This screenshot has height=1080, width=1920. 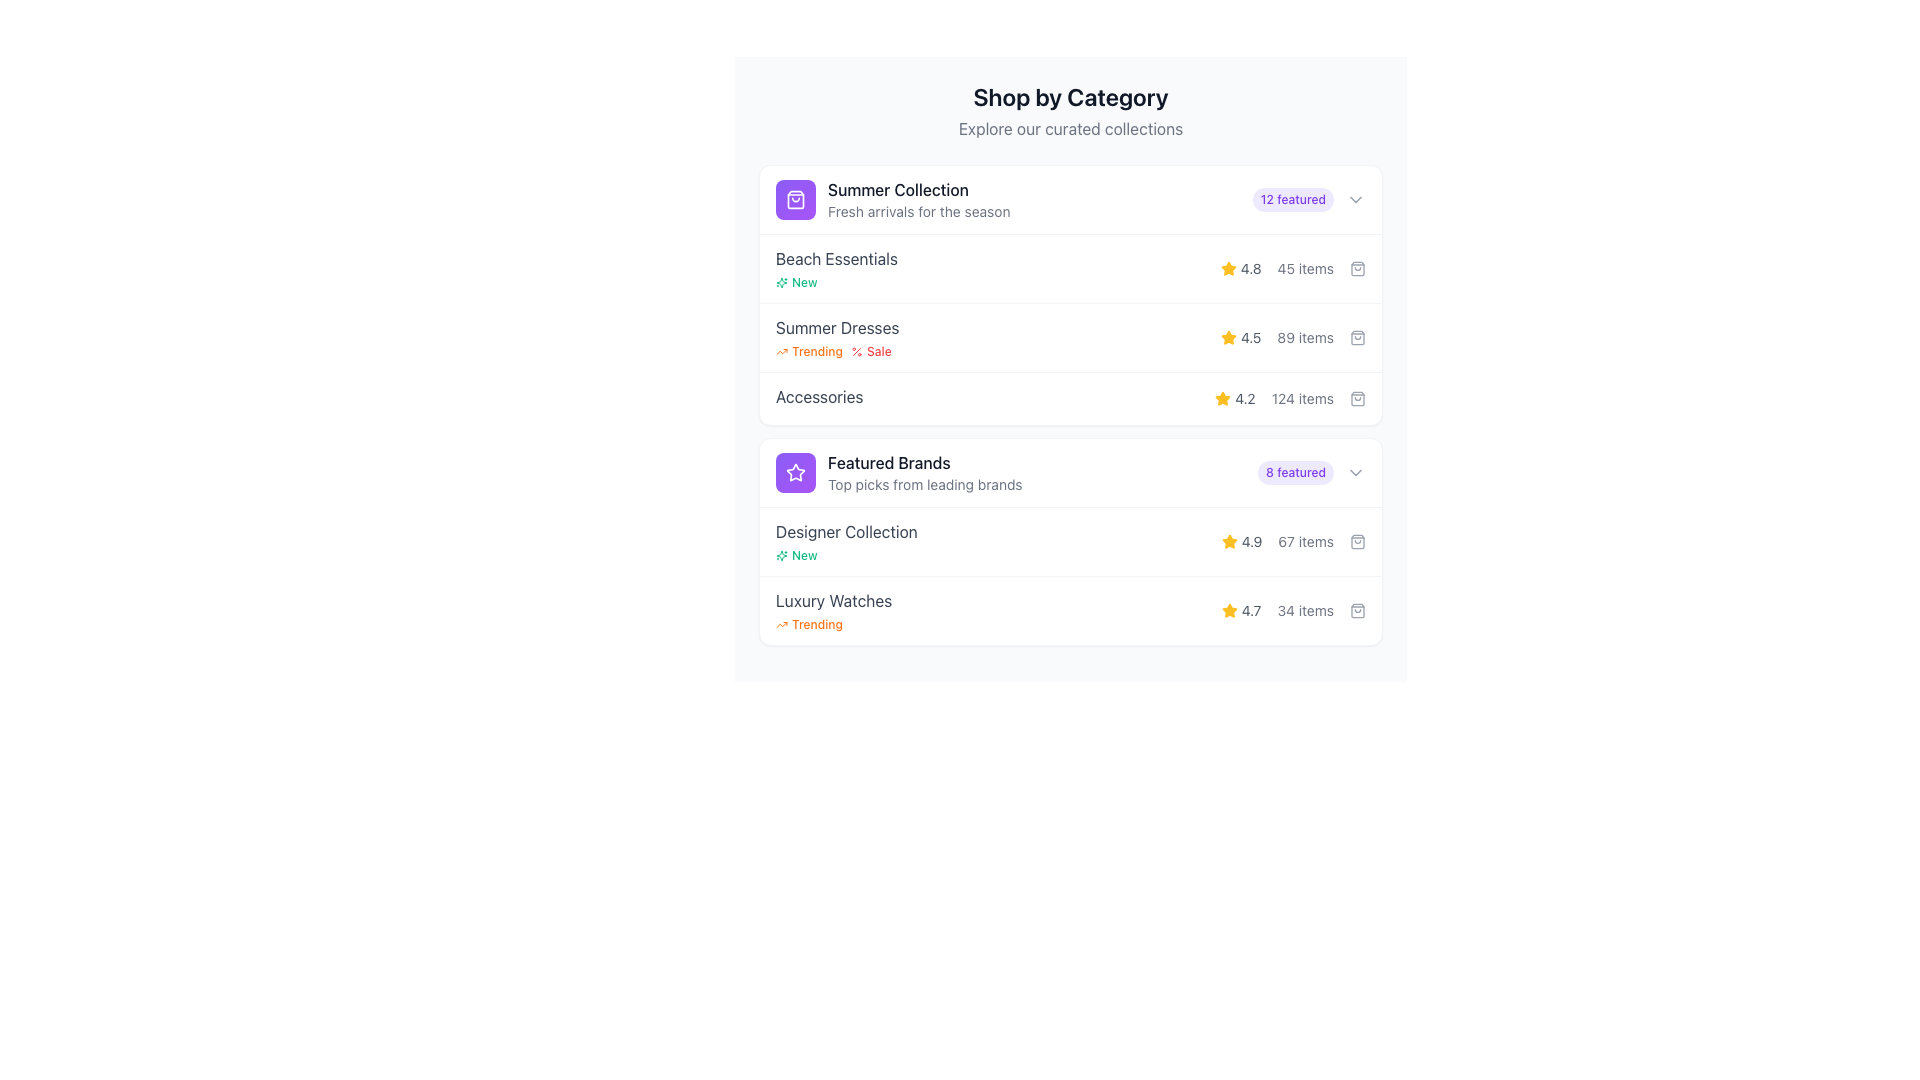 What do you see at coordinates (1228, 609) in the screenshot?
I see `the yellow star icon representing a rating component, located adjacent to the text '4.2' in the 'Shop by Category' section under 'Accessories.'` at bounding box center [1228, 609].